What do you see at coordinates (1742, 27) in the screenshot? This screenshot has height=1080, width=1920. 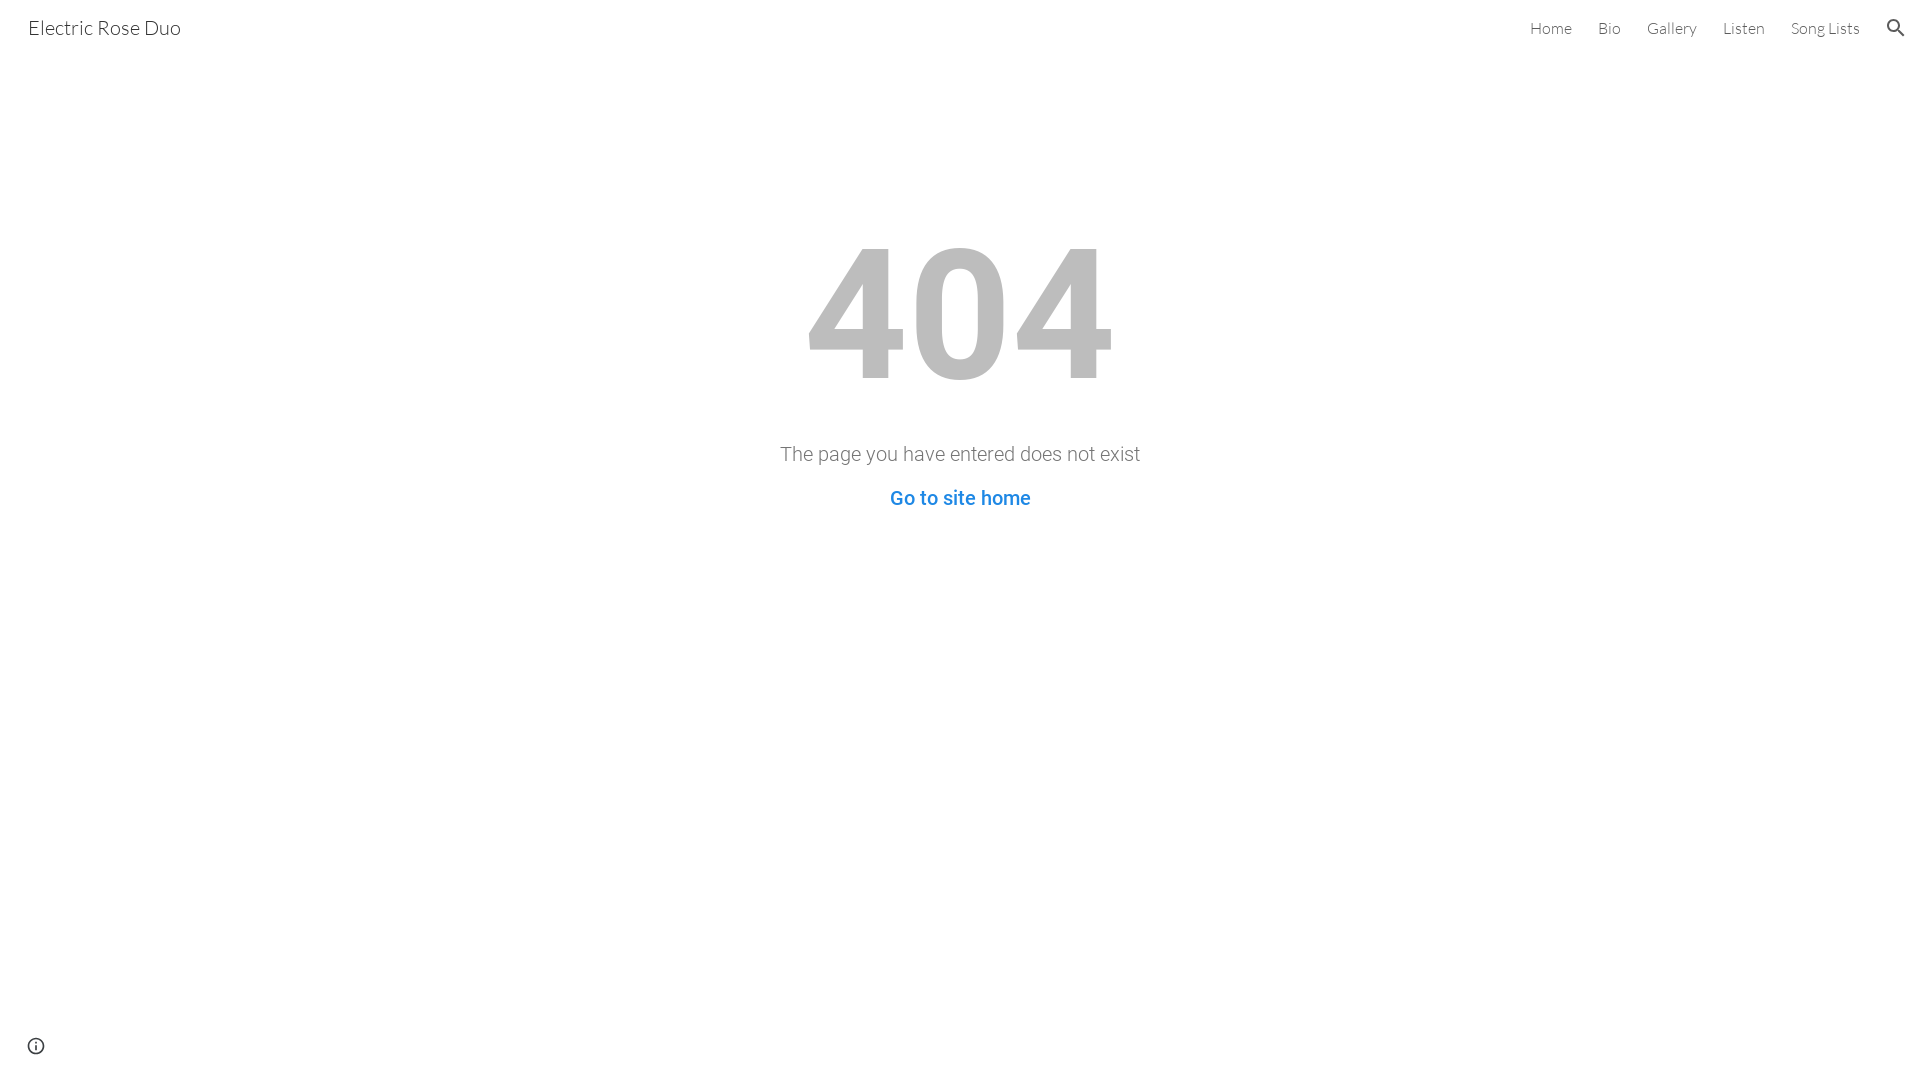 I see `'Listen'` at bounding box center [1742, 27].